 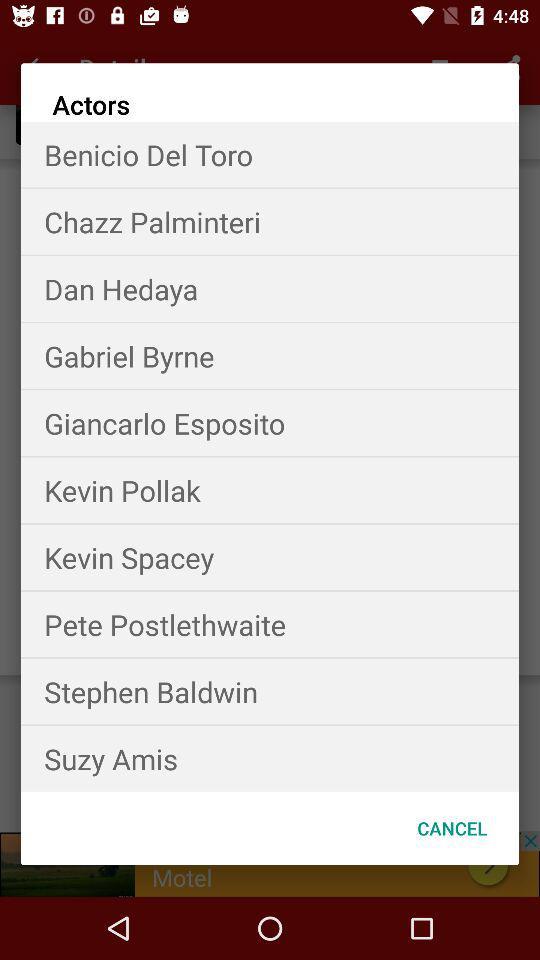 I want to click on the    suzy amis, so click(x=270, y=757).